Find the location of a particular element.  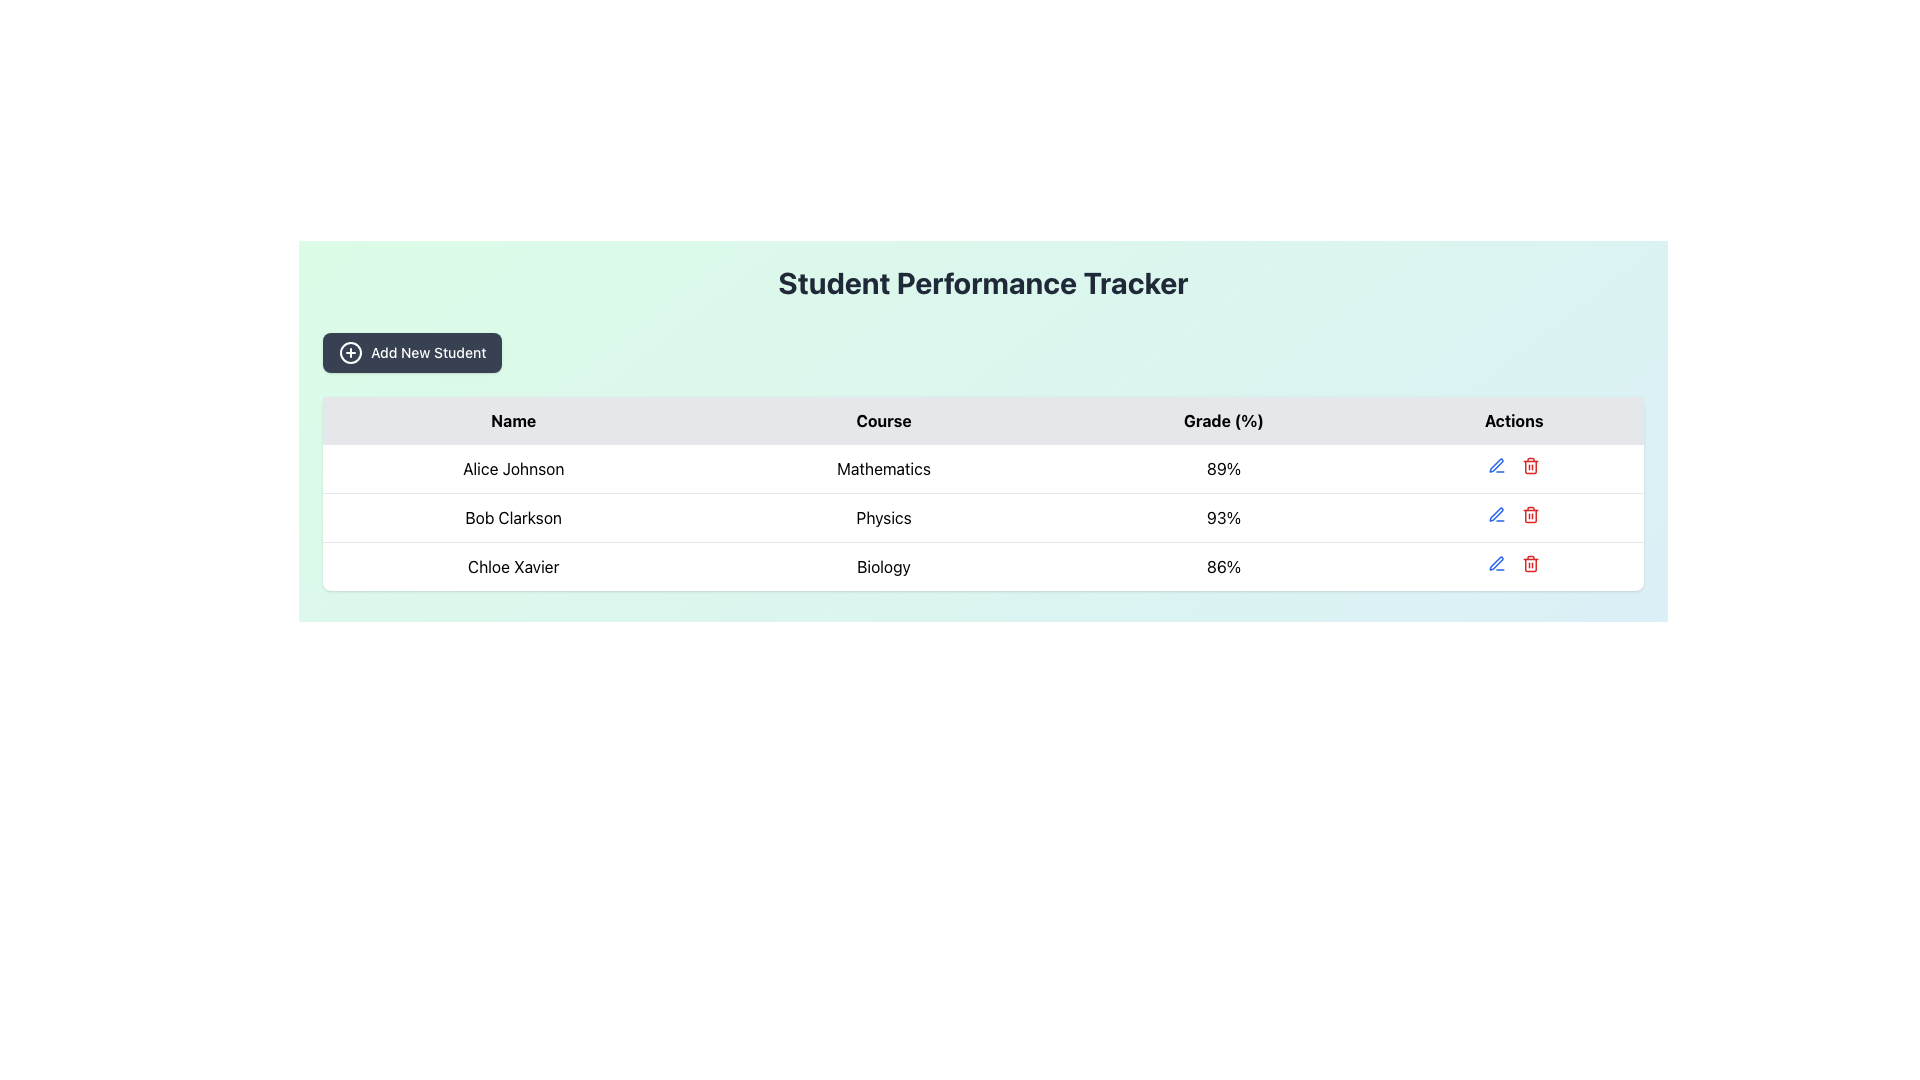

the fourth column header label in the table, which contains action options such as edit and delete for each row is located at coordinates (1514, 419).